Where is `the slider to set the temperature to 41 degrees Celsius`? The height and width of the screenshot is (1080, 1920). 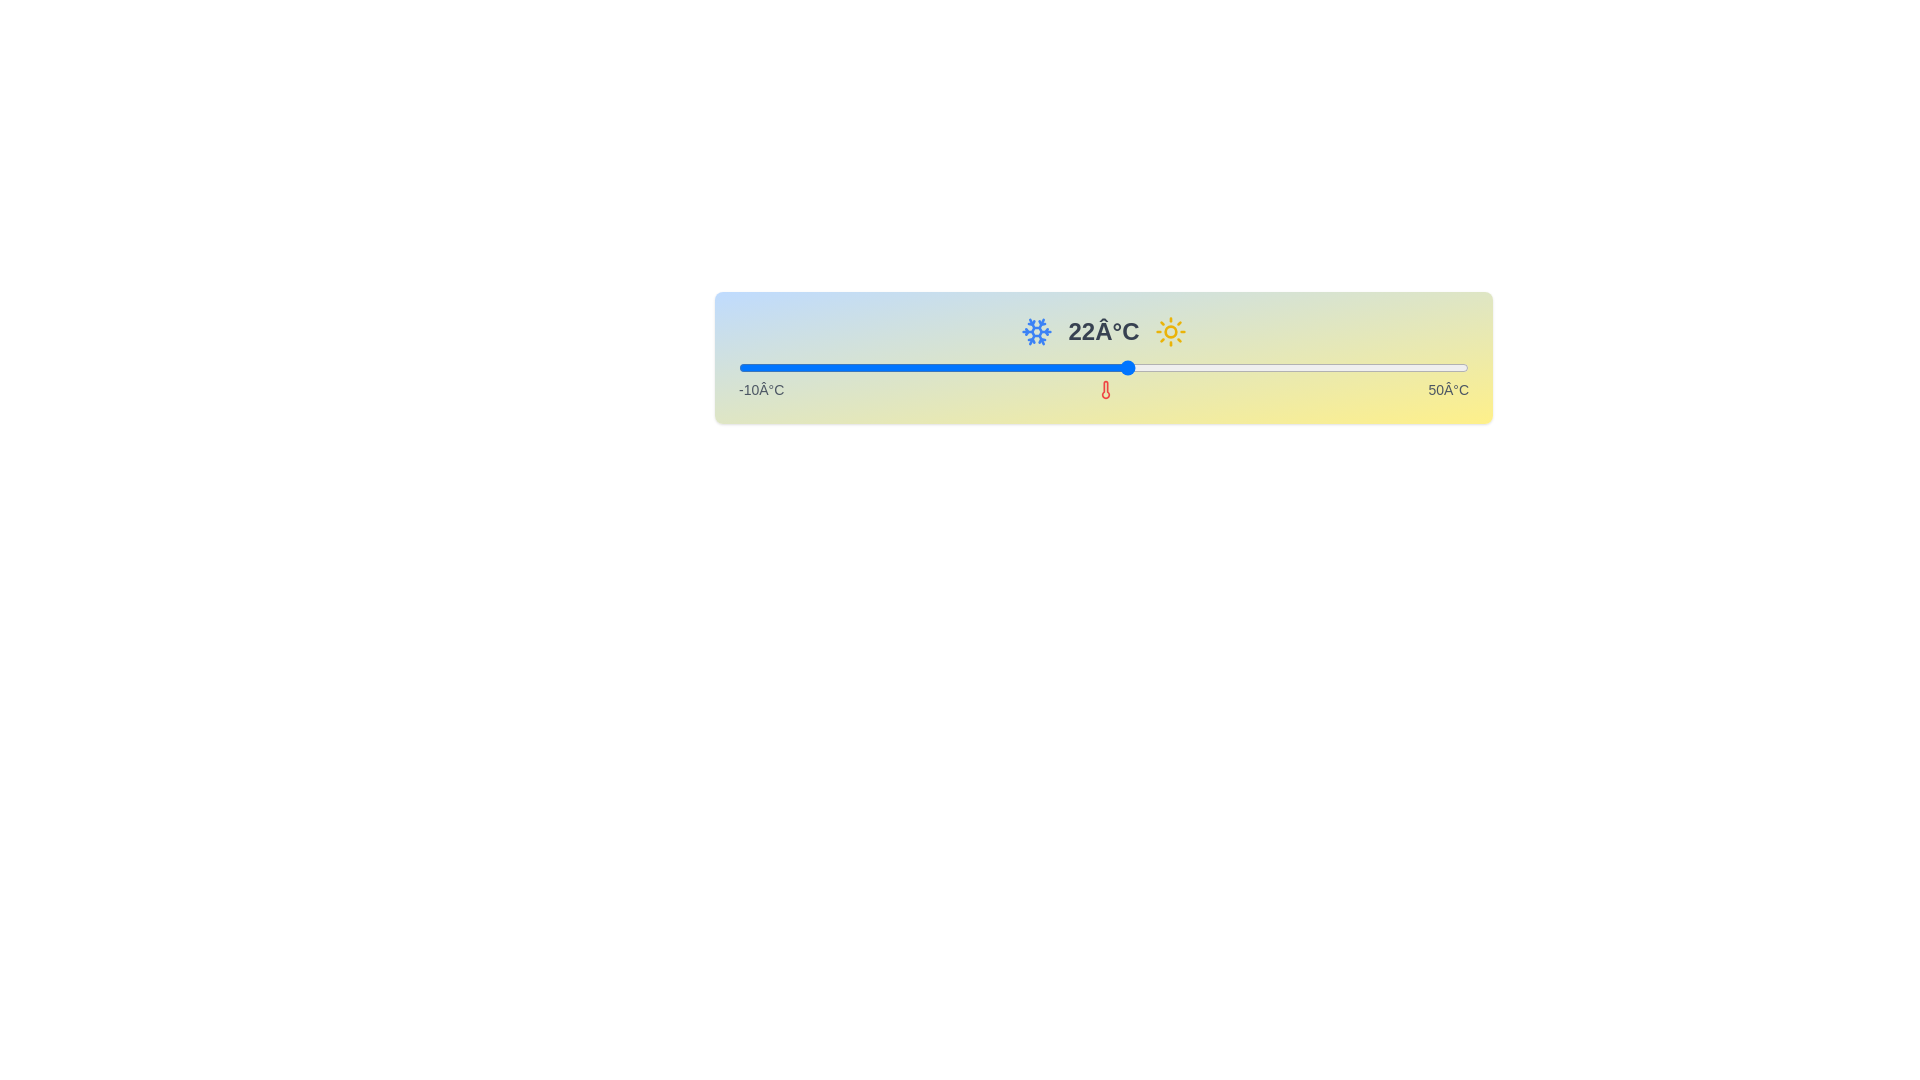
the slider to set the temperature to 41 degrees Celsius is located at coordinates (1359, 367).